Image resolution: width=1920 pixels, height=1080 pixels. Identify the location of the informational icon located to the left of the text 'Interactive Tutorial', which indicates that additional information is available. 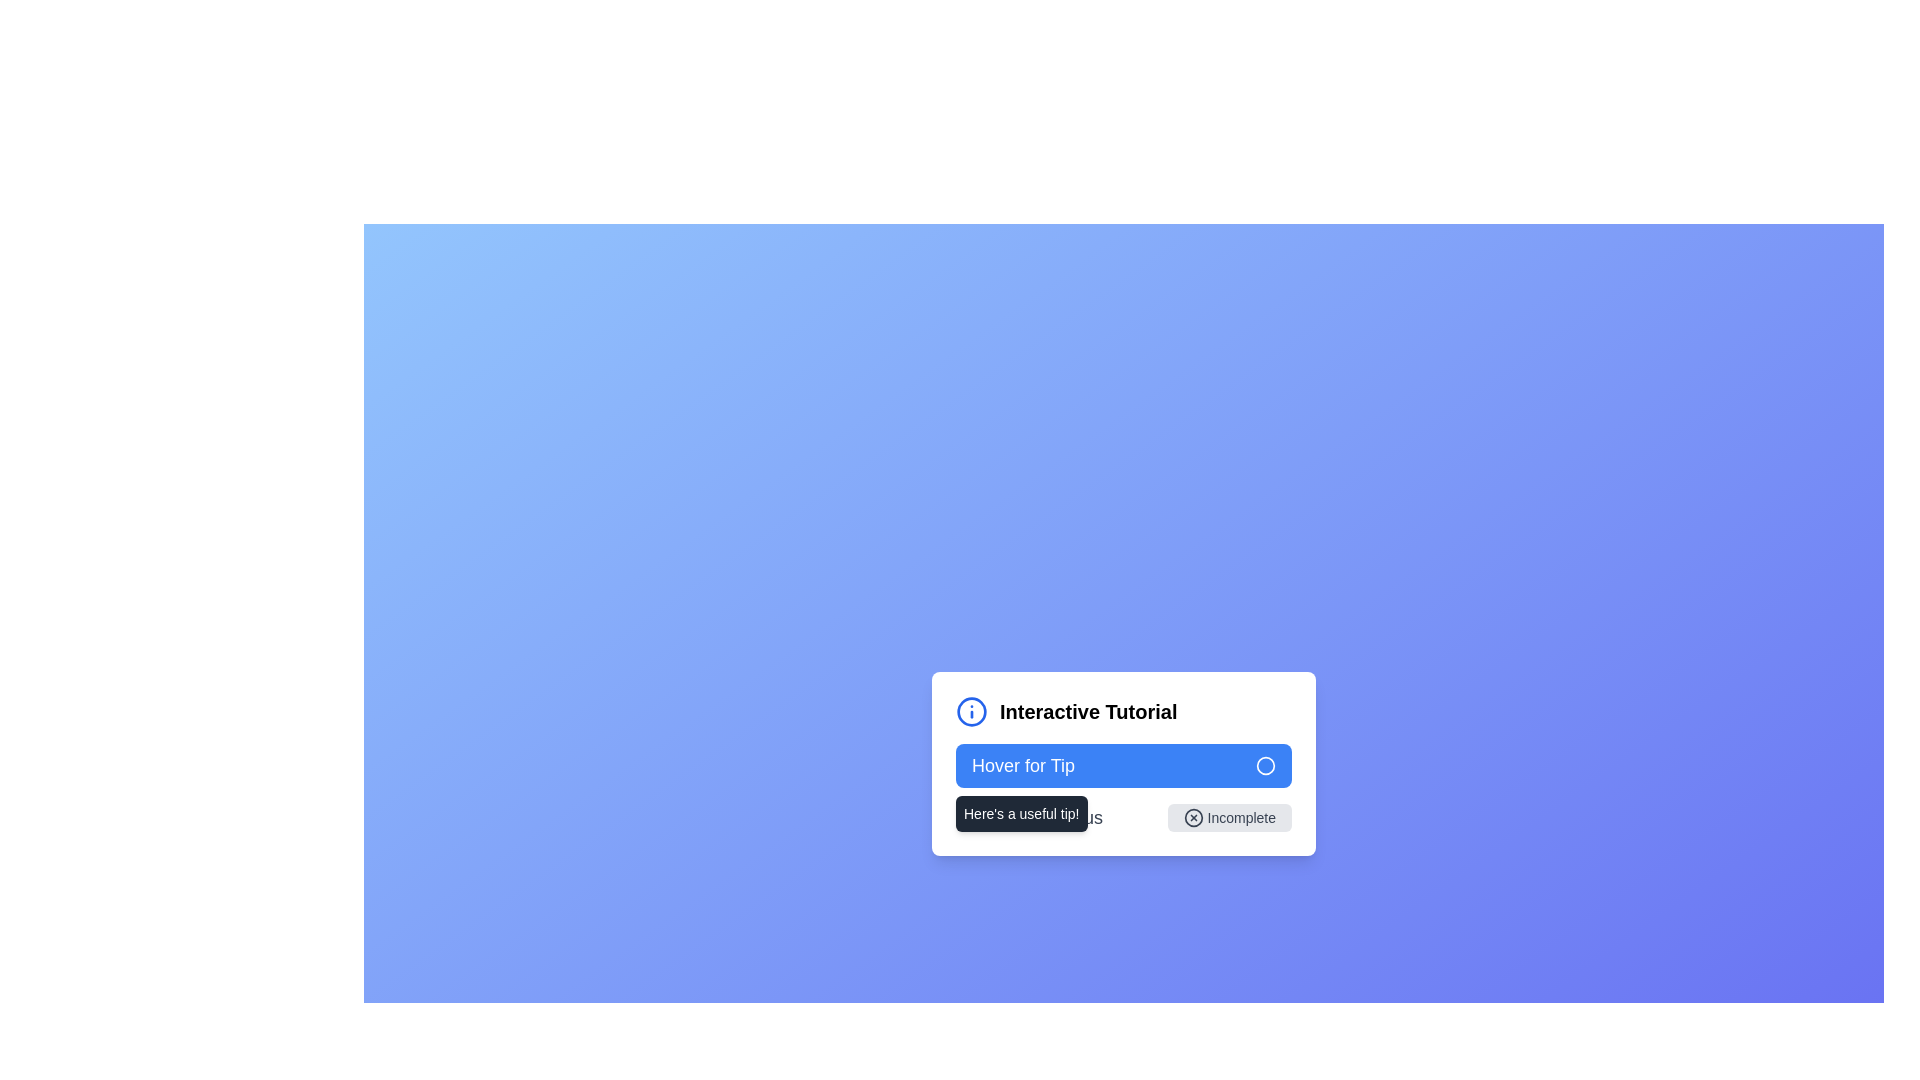
(971, 711).